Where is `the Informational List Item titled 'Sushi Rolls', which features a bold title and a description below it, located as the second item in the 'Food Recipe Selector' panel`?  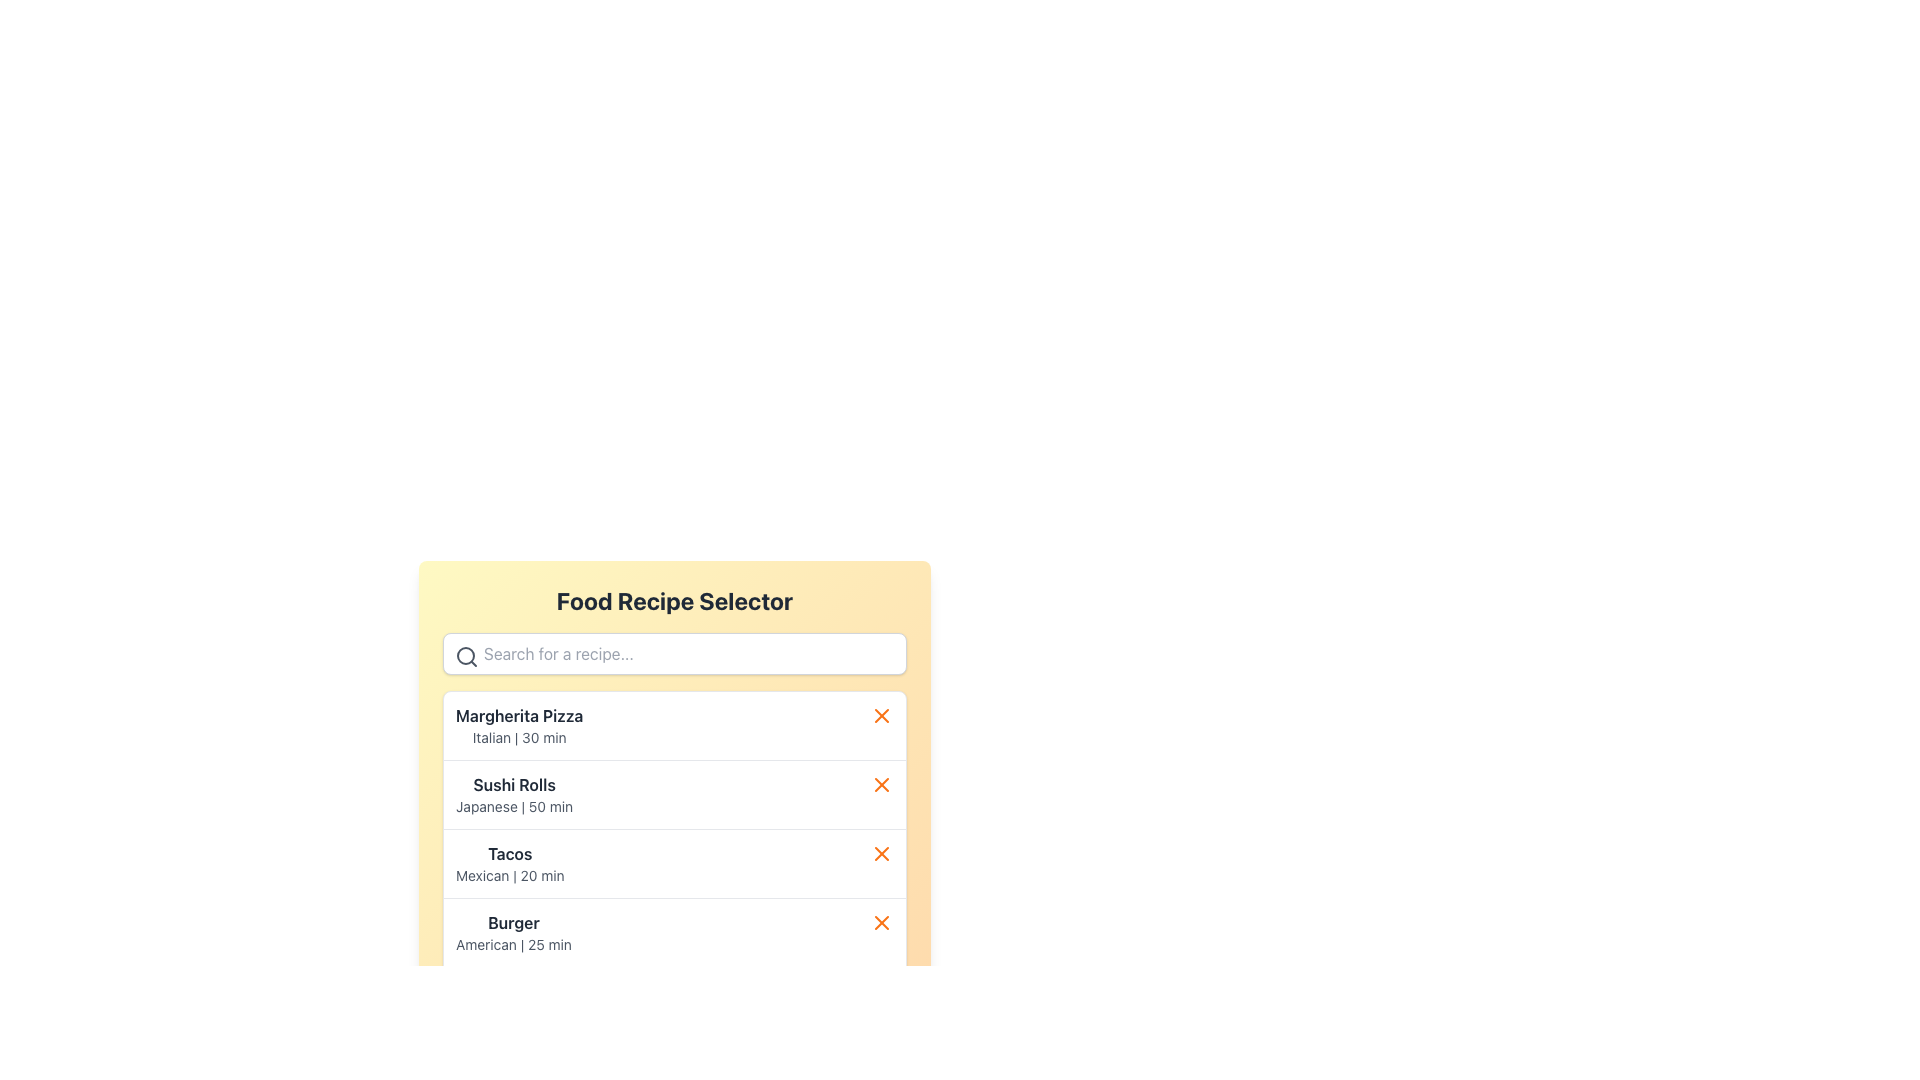 the Informational List Item titled 'Sushi Rolls', which features a bold title and a description below it, located as the second item in the 'Food Recipe Selector' panel is located at coordinates (514, 793).